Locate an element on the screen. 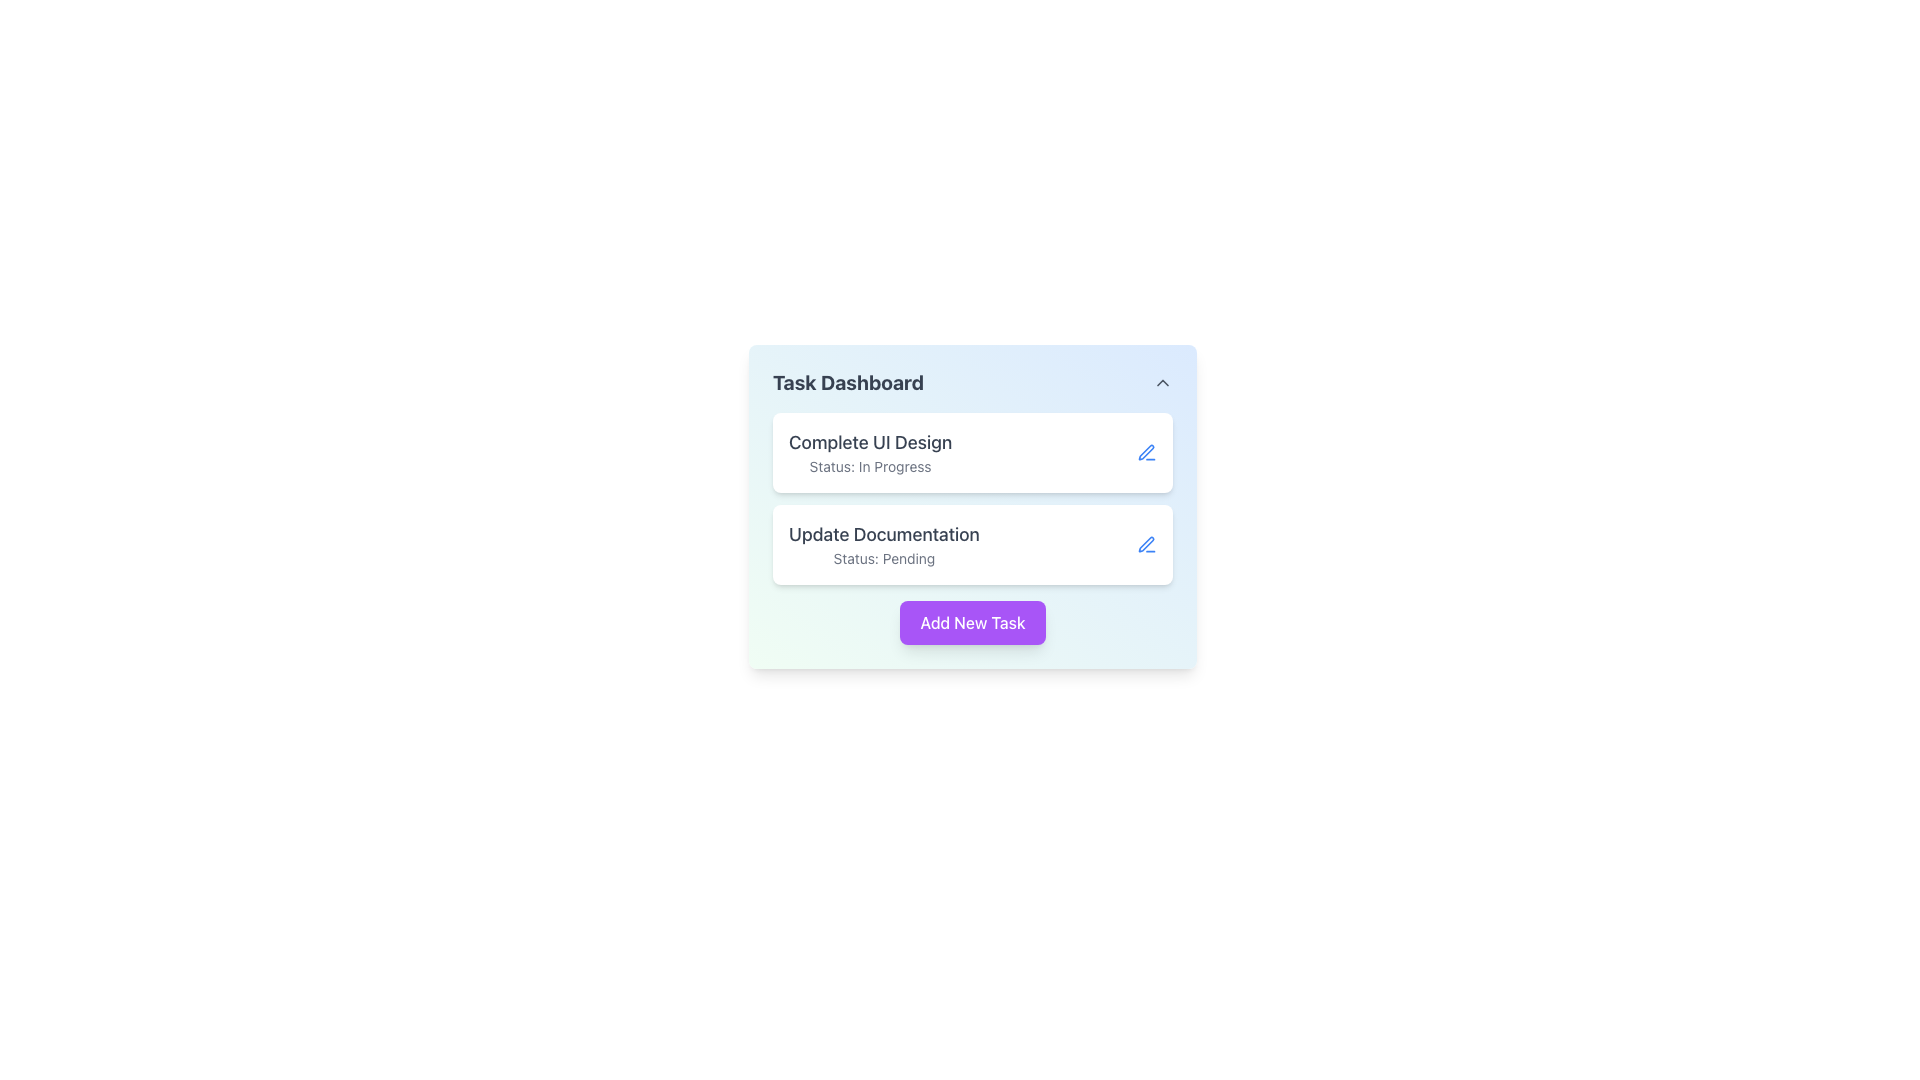 Image resolution: width=1920 pixels, height=1080 pixels. displayed text of the task title 'Complete UI Design' and its status 'In Progress' located in the top task card under 'Task Dashboard.' is located at coordinates (870, 452).